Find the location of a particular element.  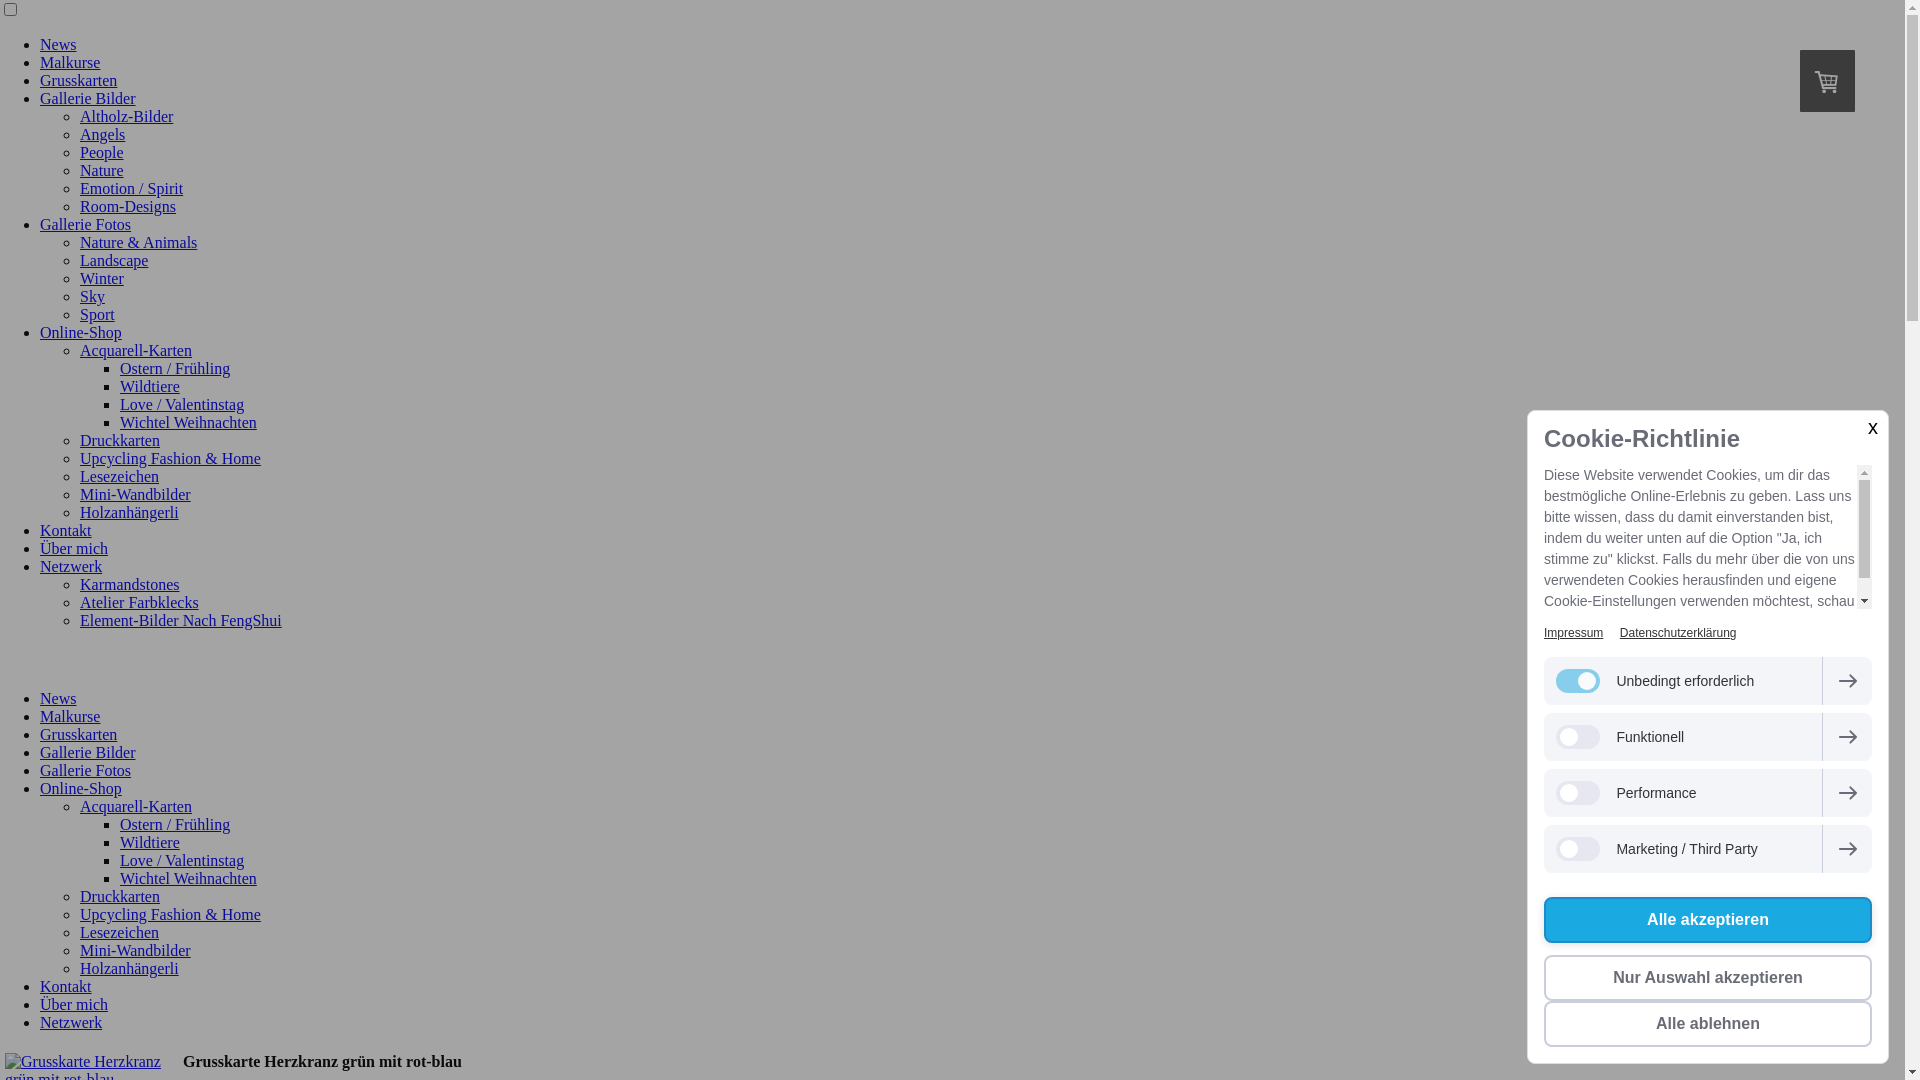

'Wildtiere' is located at coordinates (148, 842).